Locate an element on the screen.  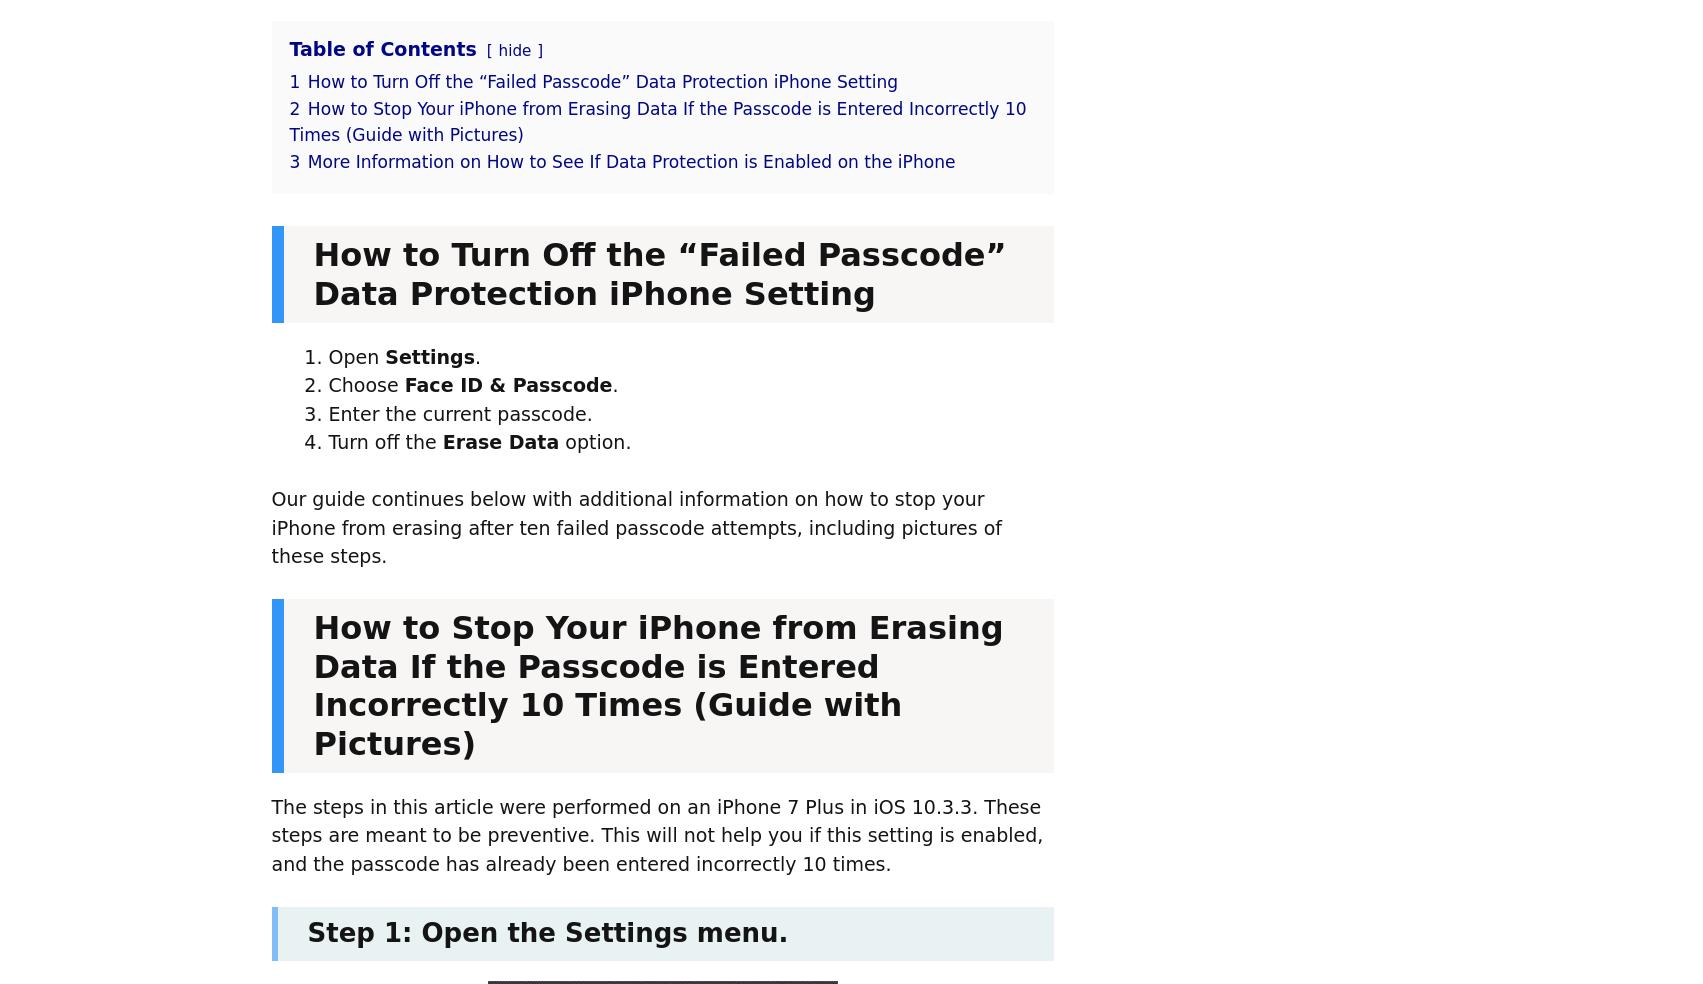
'Our guide continues below with additional information on how to stop your iPhone from erasing after ten failed passcode attempts, including pictures of these steps.' is located at coordinates (635, 526).